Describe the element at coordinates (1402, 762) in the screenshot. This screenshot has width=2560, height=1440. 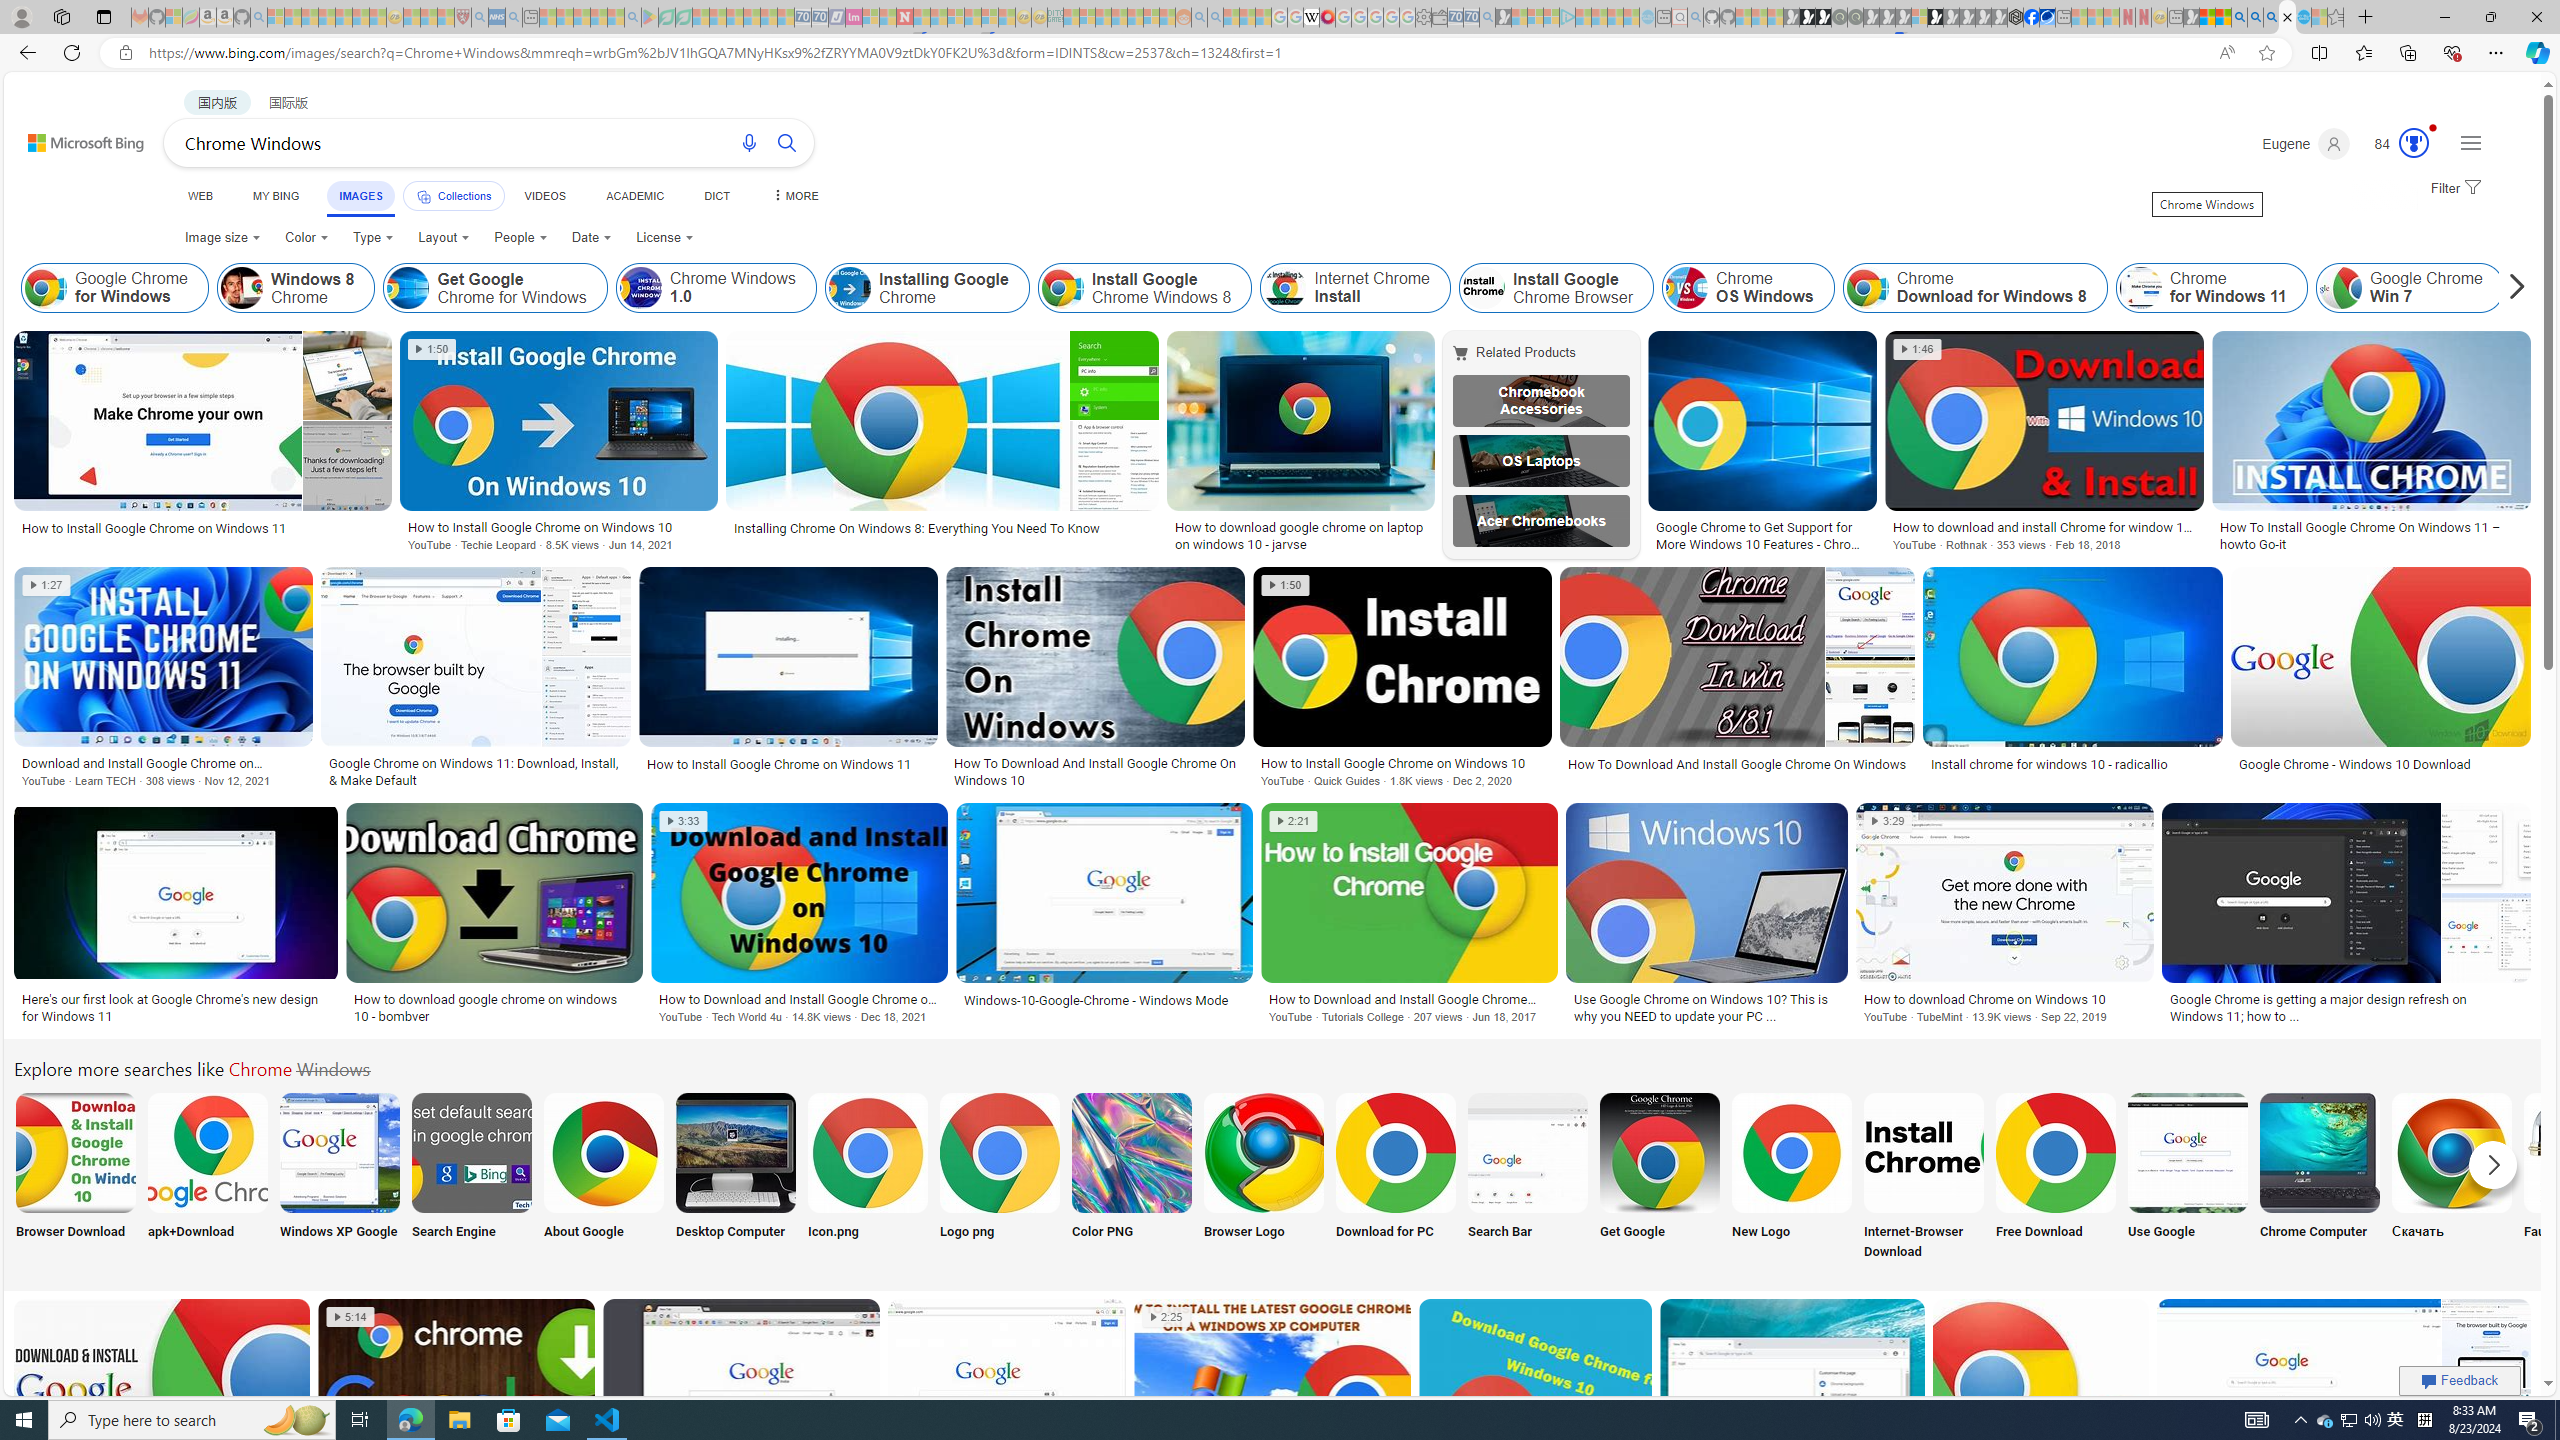
I see `'How to Install Google Chrome on Windows 10'` at that location.